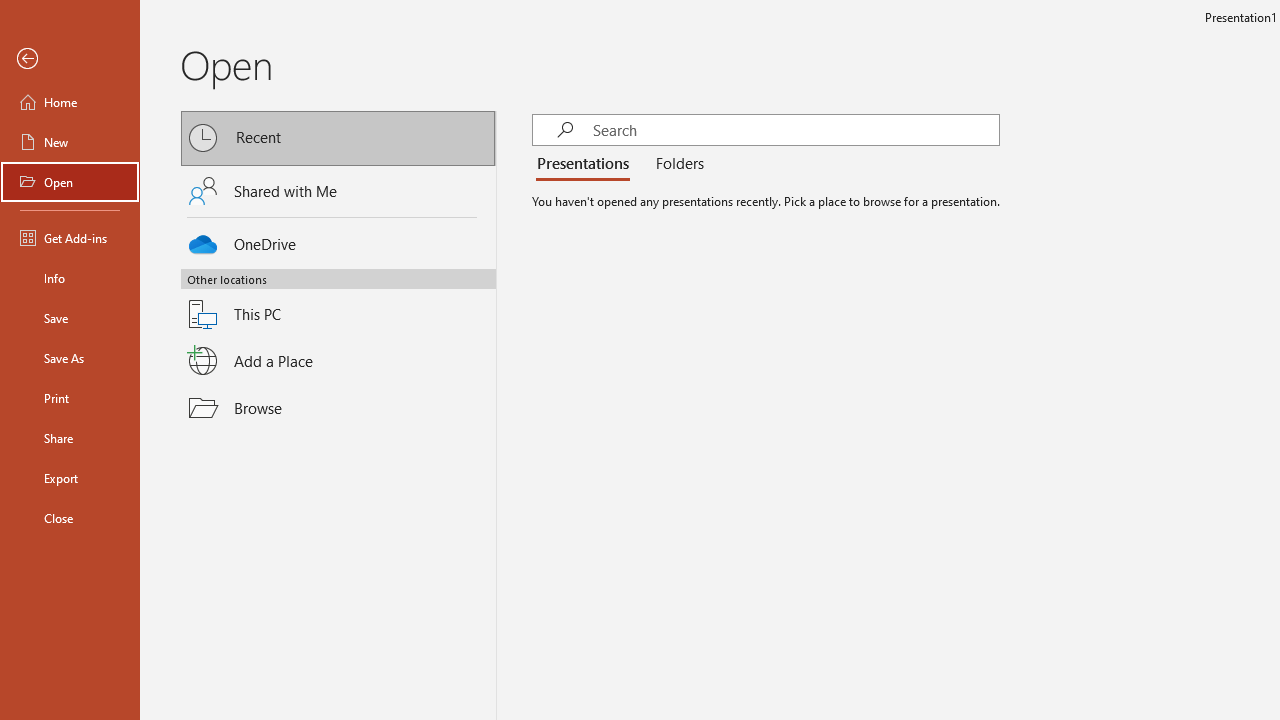 Image resolution: width=1280 pixels, height=720 pixels. What do you see at coordinates (338, 361) in the screenshot?
I see `'Add a Place'` at bounding box center [338, 361].